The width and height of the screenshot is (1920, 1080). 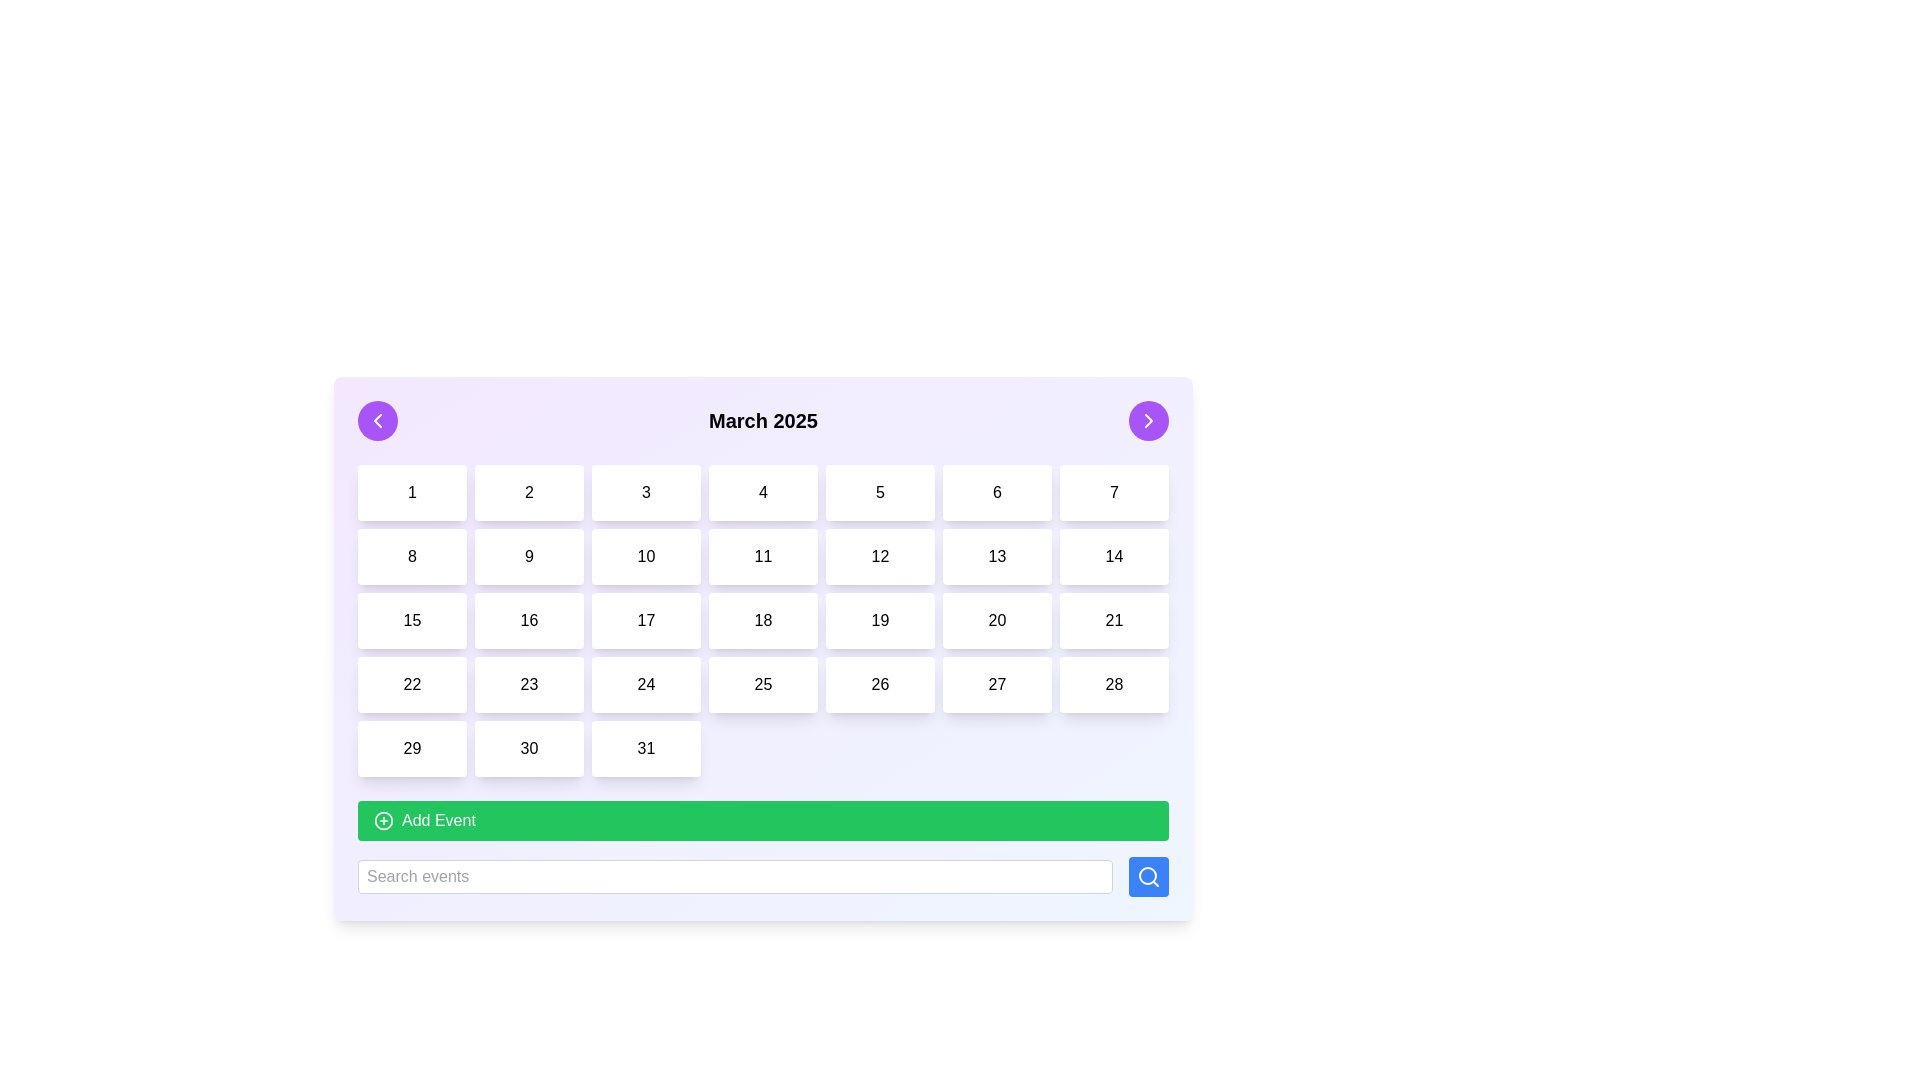 I want to click on the Calendar Date Cell representing the 31st day of the month, located in the seventh column of the fifth row of the calendar grid, so click(x=646, y=748).